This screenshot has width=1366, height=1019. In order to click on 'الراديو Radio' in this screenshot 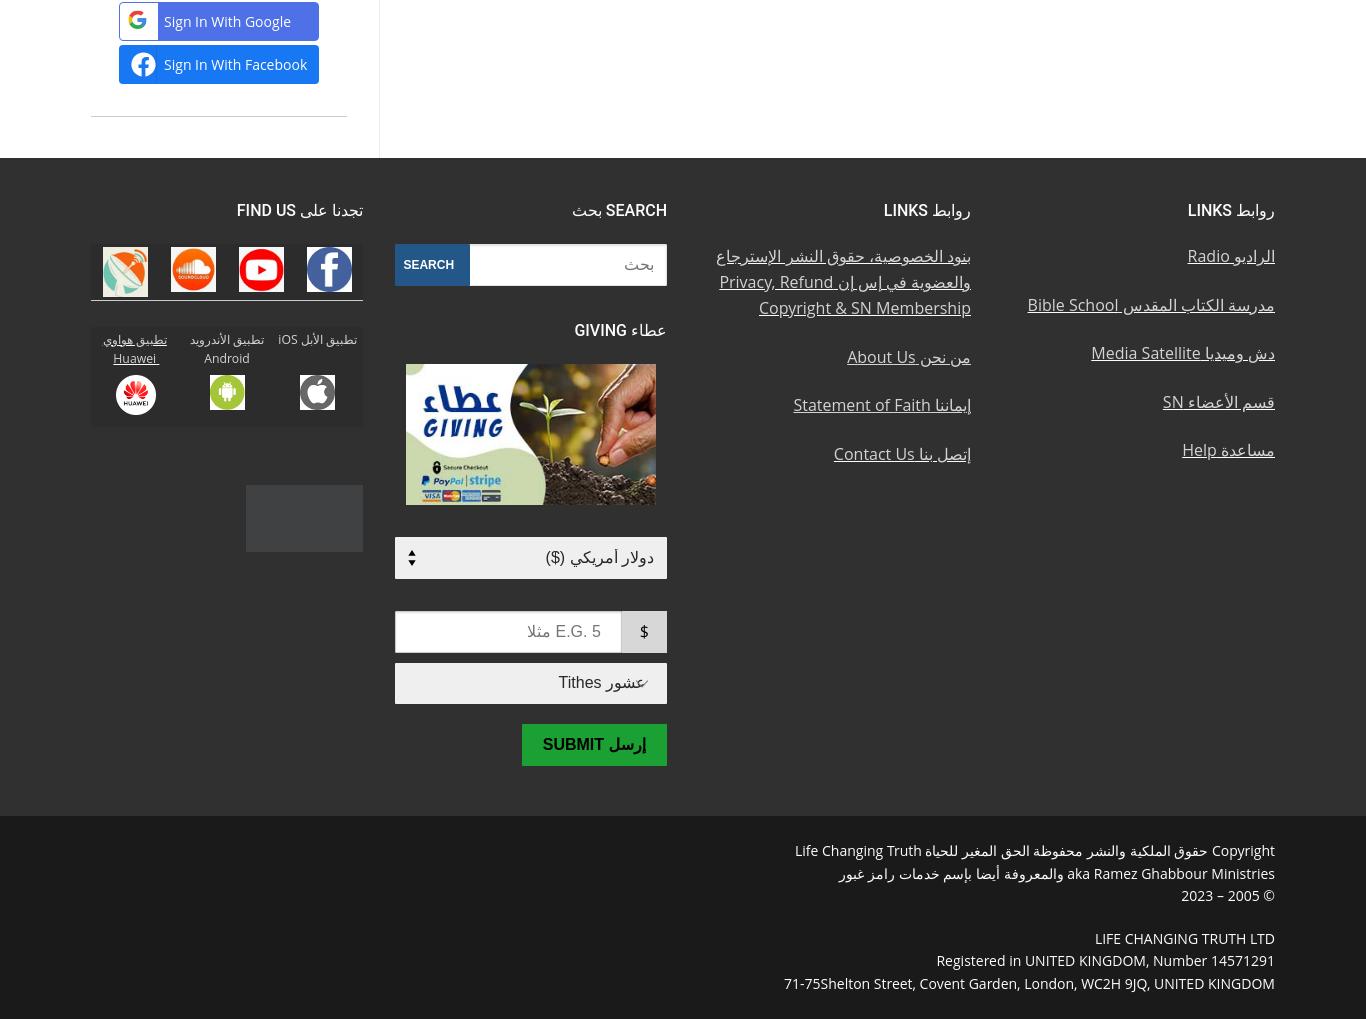, I will do `click(1231, 255)`.